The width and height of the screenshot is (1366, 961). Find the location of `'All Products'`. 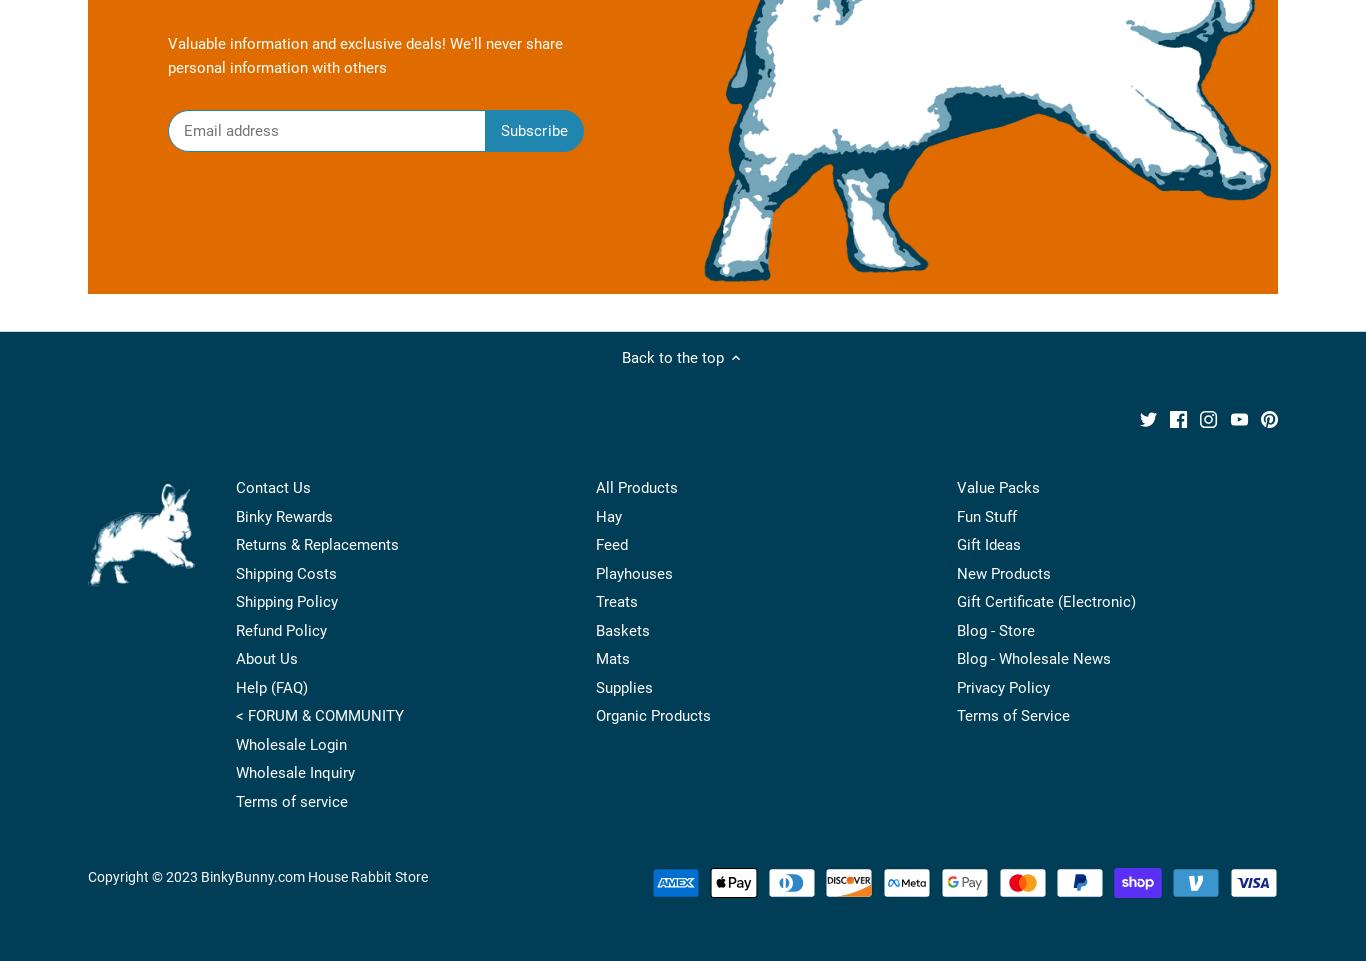

'All Products' is located at coordinates (635, 487).